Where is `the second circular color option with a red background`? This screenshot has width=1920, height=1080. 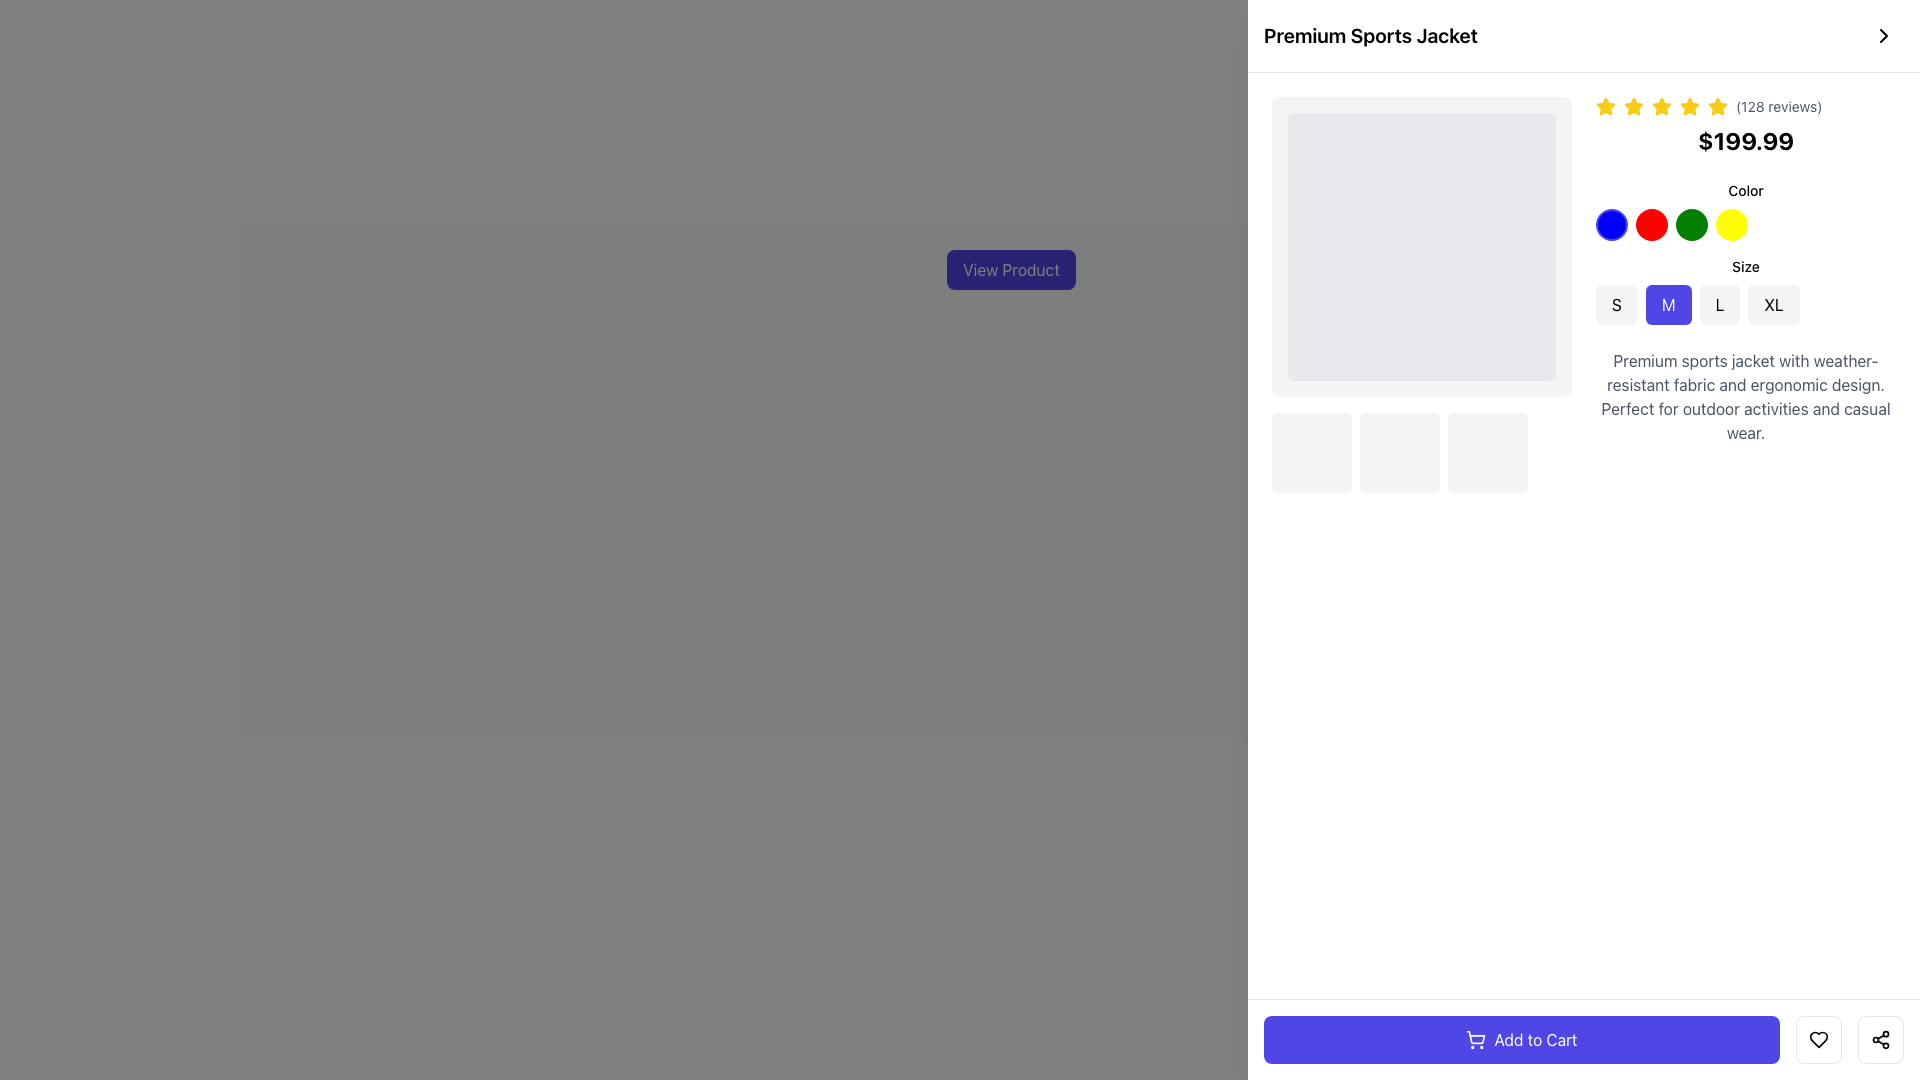 the second circular color option with a red background is located at coordinates (1651, 224).